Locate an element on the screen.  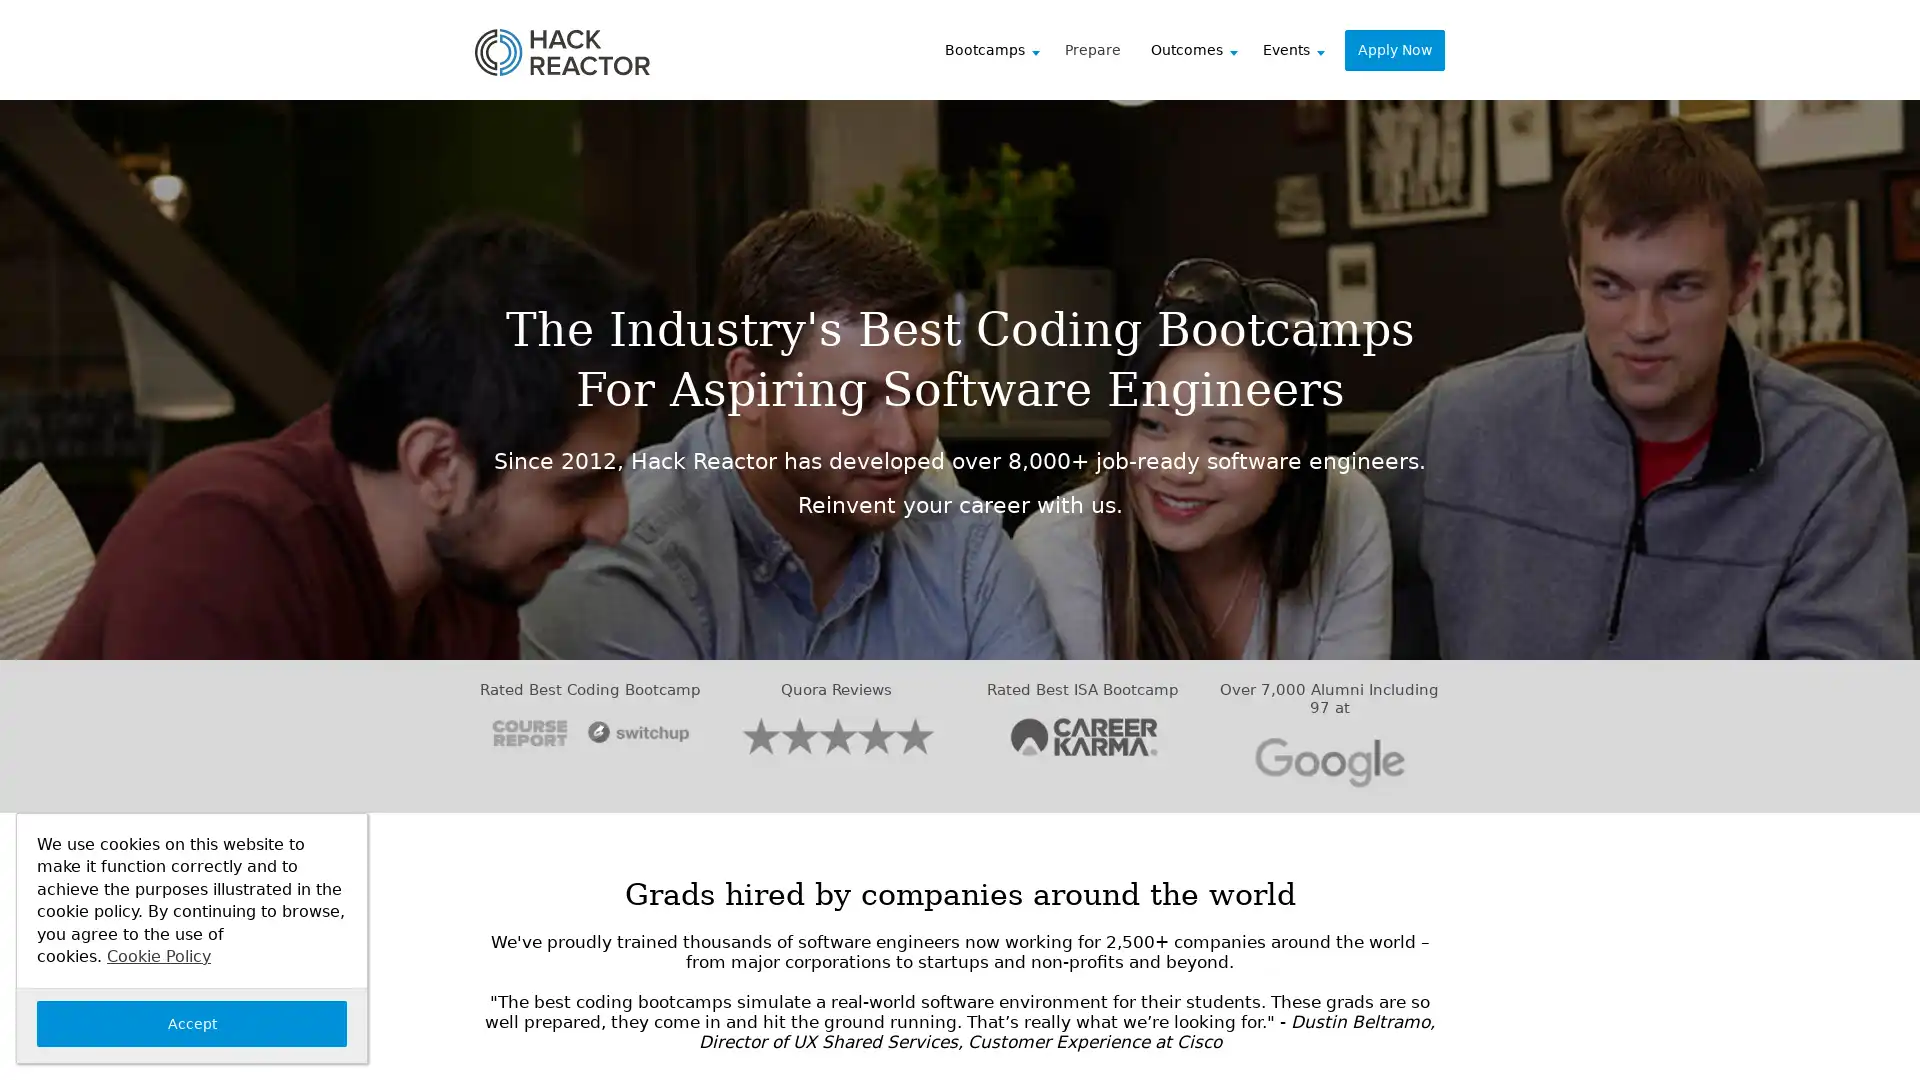
Outcomes is located at coordinates (1200, 49).